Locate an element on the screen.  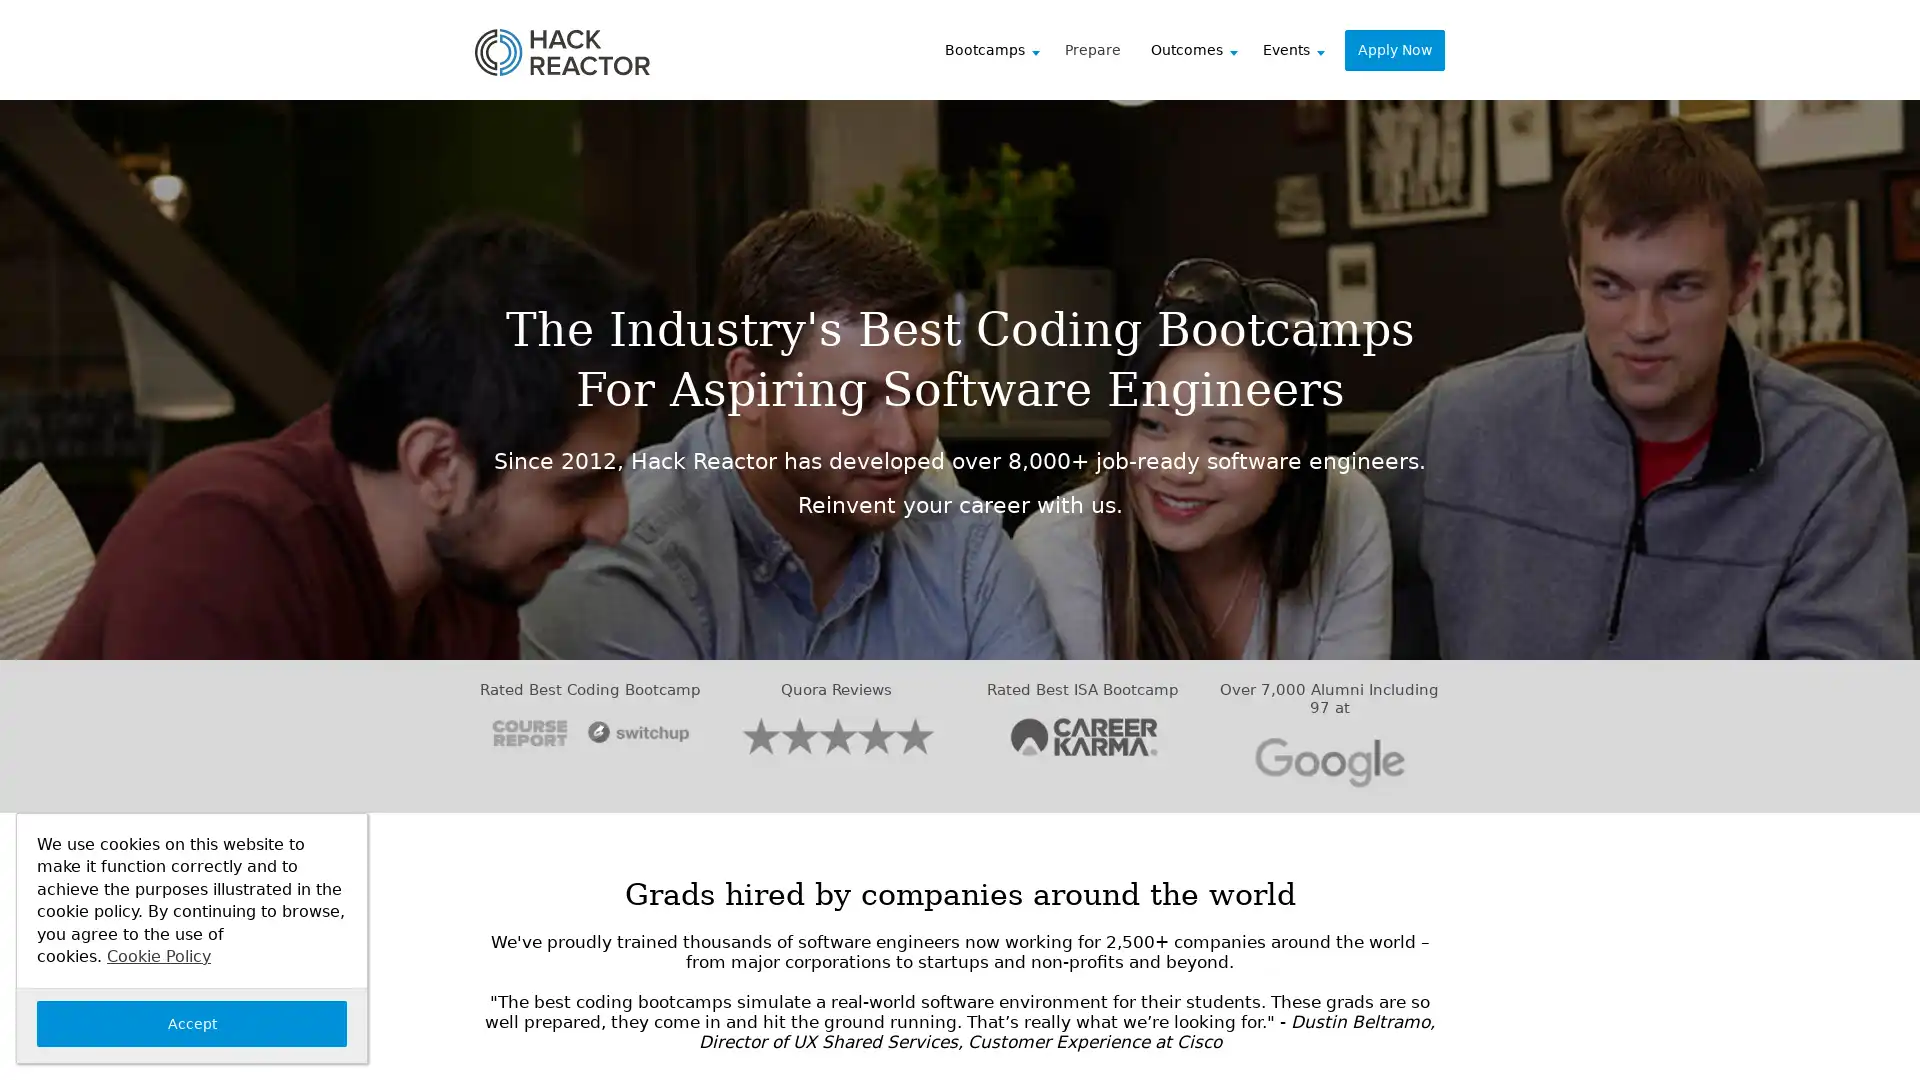
Outcomes is located at coordinates (1200, 49).